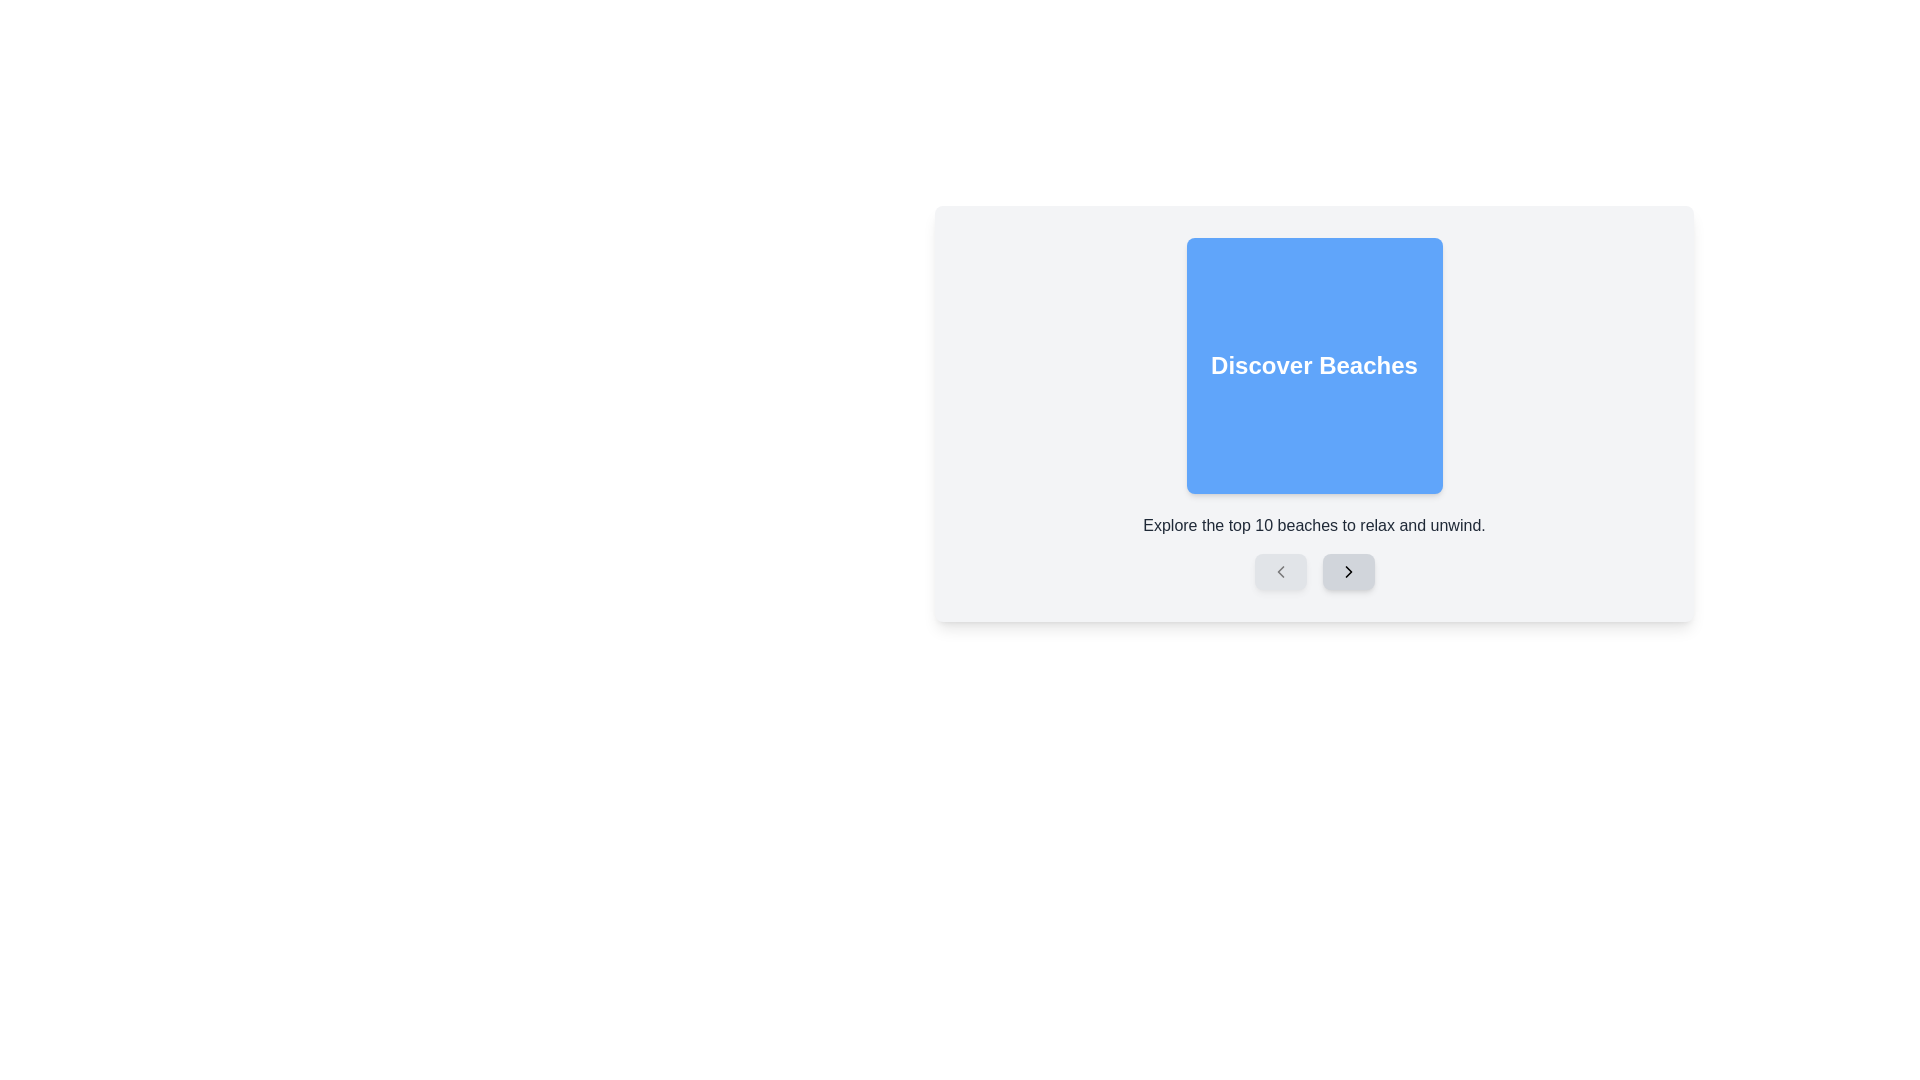 The height and width of the screenshot is (1080, 1920). What do you see at coordinates (1280, 571) in the screenshot?
I see `the leftmost button located in the bottom-left area of the blue card titled 'Discover Beaches'` at bounding box center [1280, 571].